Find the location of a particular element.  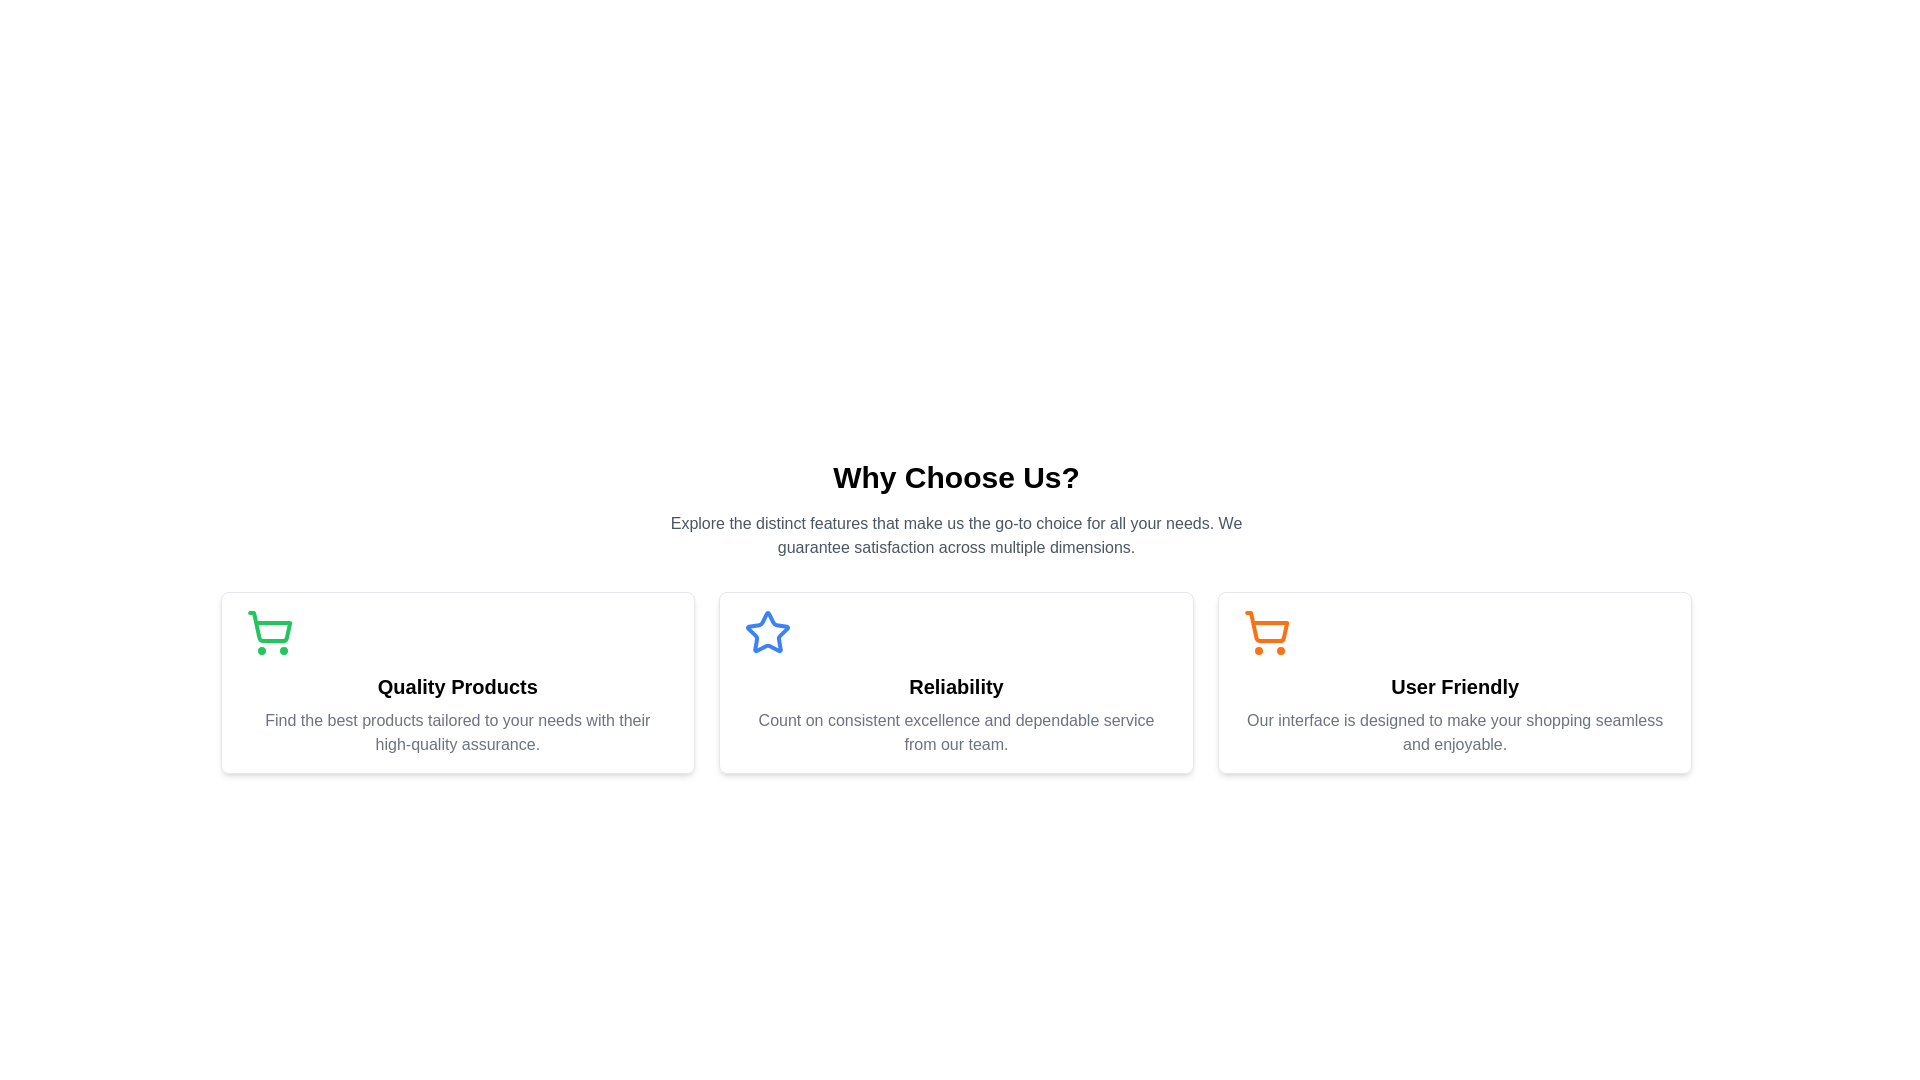

static text block providing introductory description below the heading 'Why Choose Us?' is located at coordinates (955, 535).